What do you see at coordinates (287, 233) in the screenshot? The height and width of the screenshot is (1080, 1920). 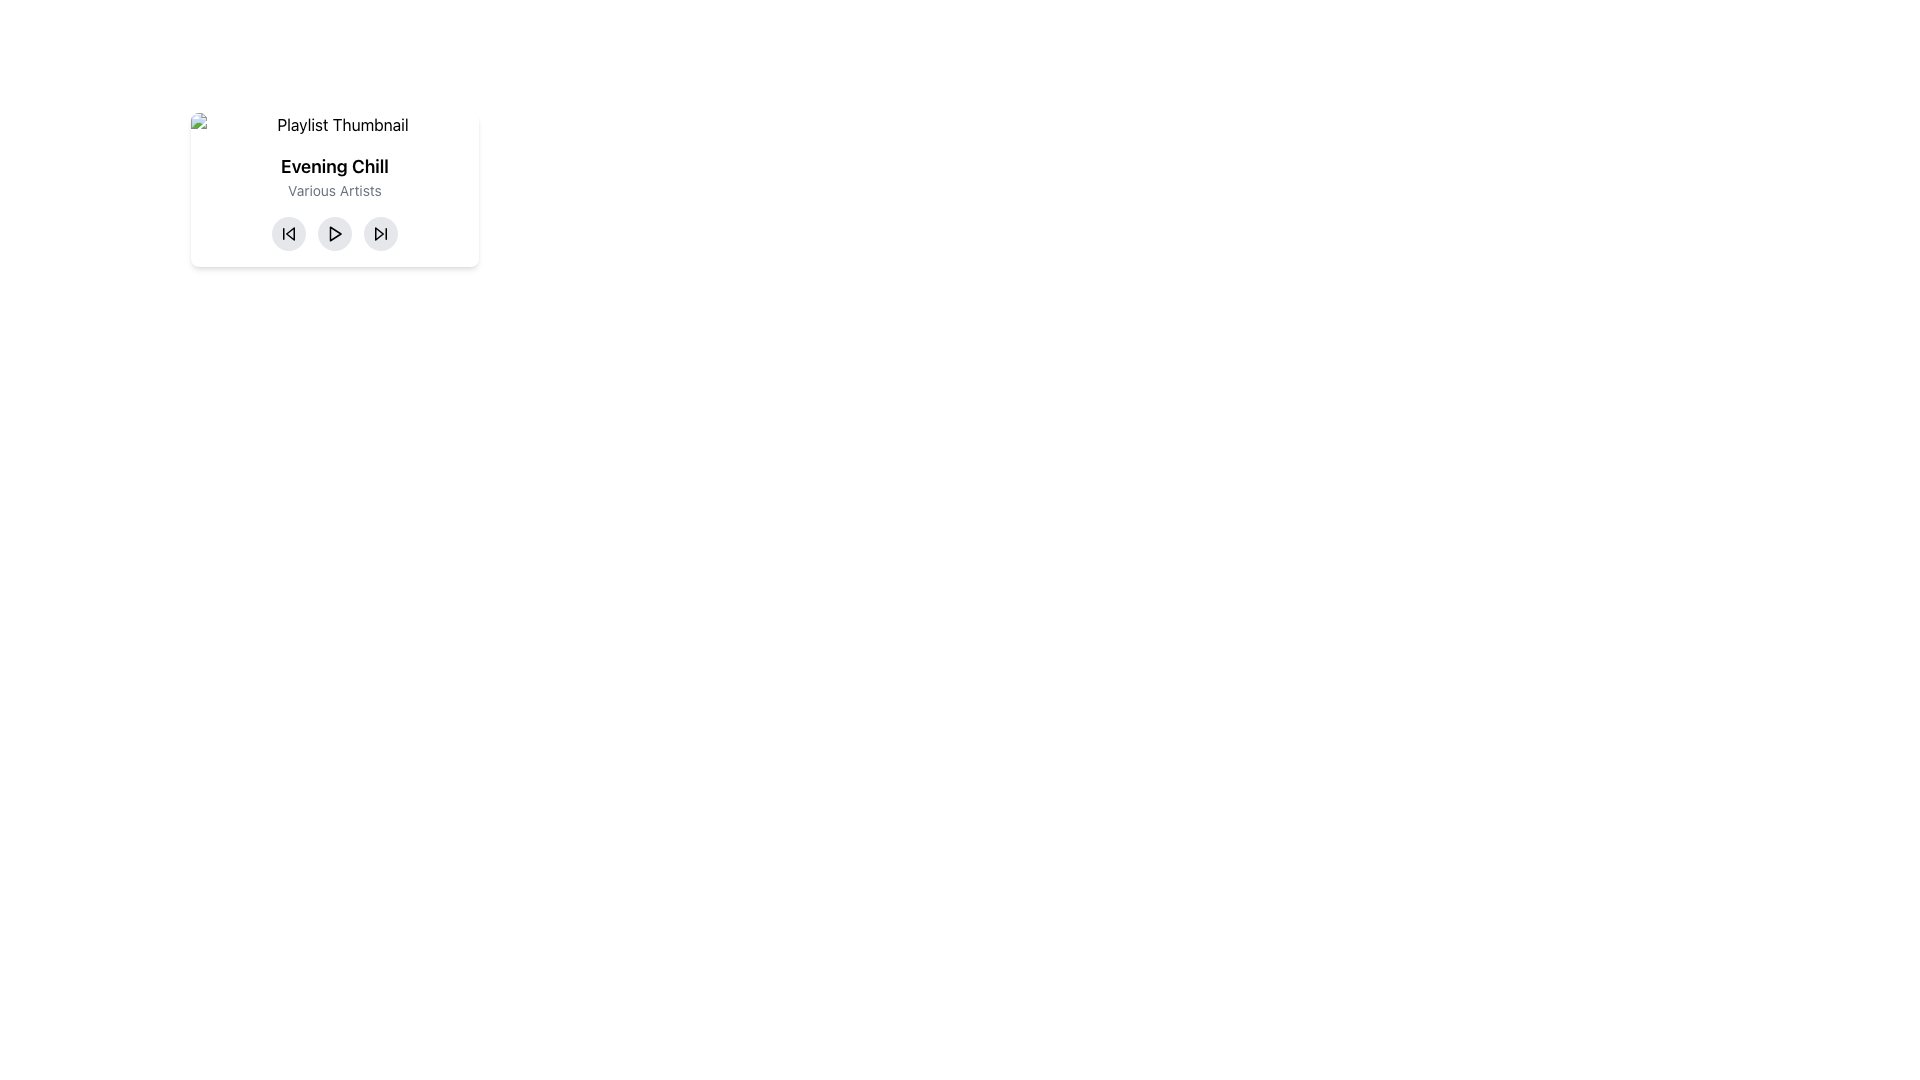 I see `the circular 'Skip Backward' button with a gray background located in the music playlist section` at bounding box center [287, 233].